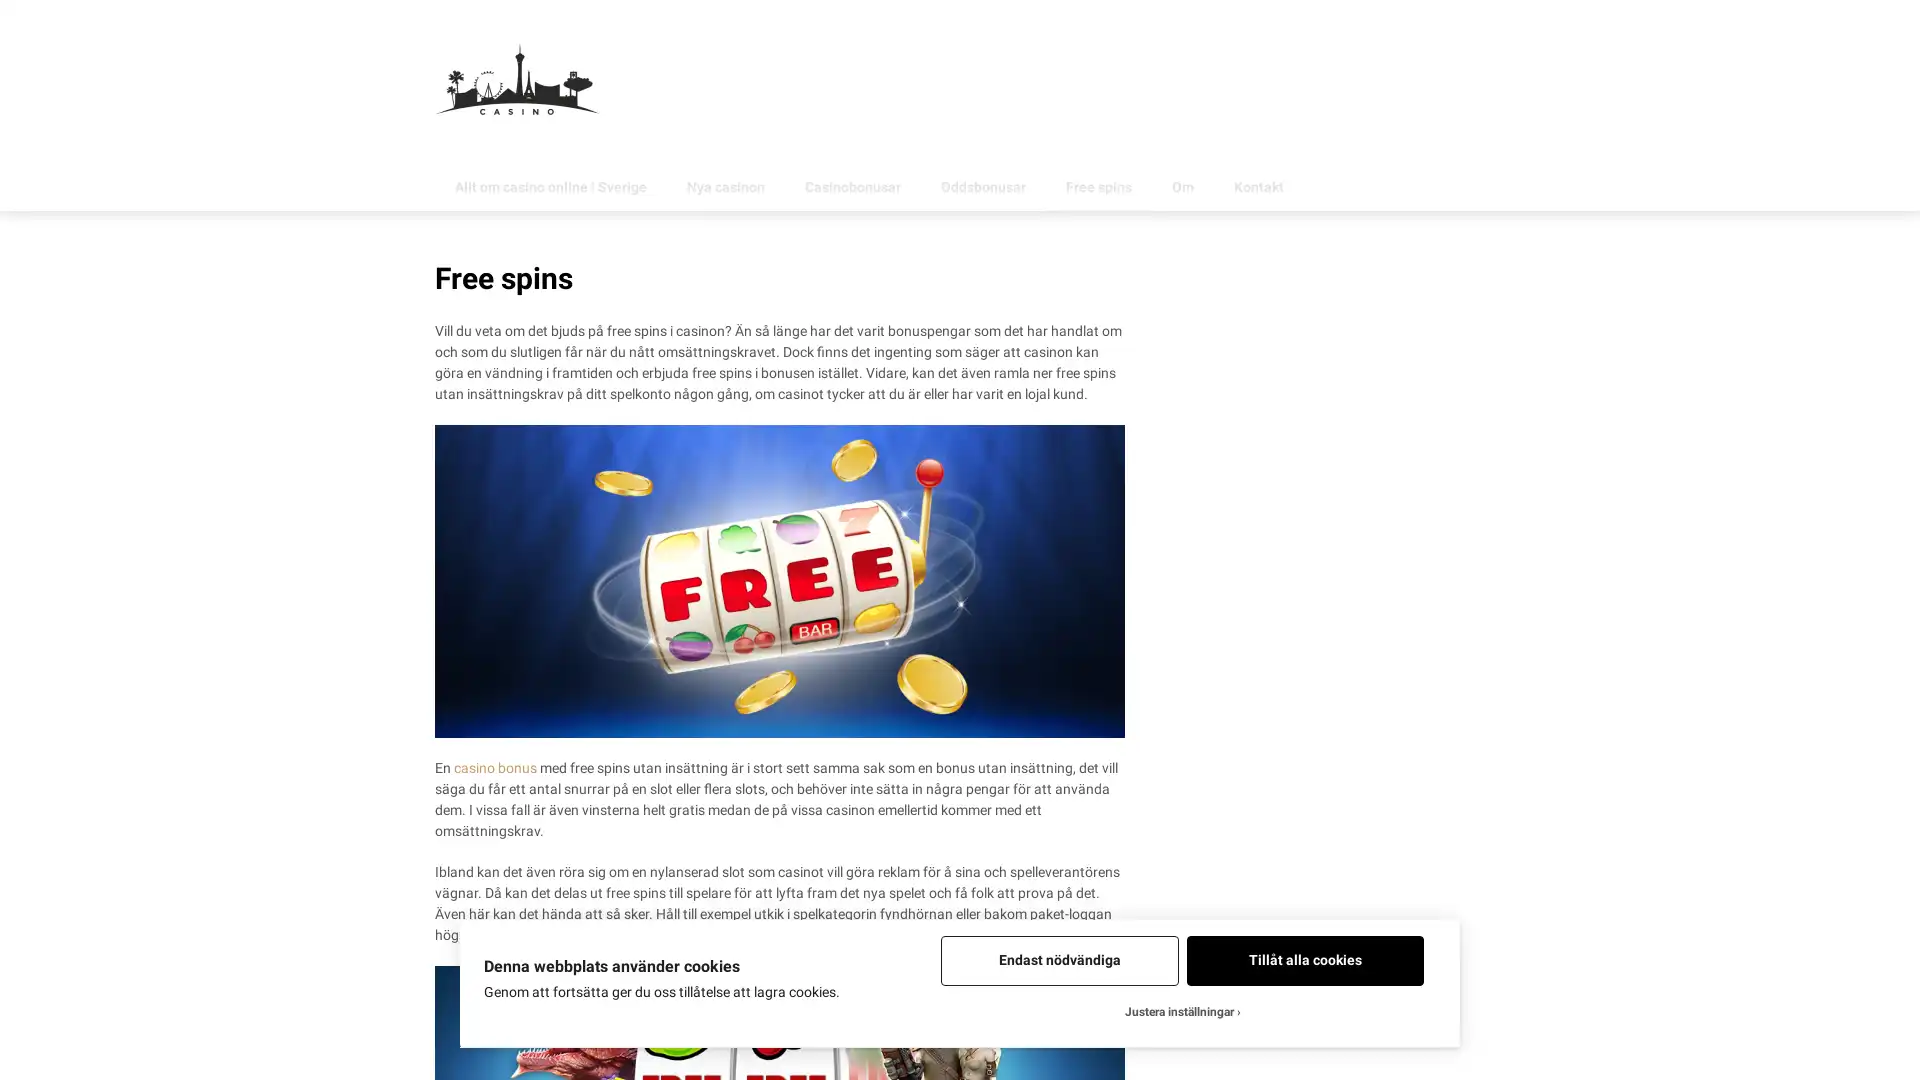 This screenshot has width=1920, height=1080. What do you see at coordinates (1182, 1012) in the screenshot?
I see `Justera installningar` at bounding box center [1182, 1012].